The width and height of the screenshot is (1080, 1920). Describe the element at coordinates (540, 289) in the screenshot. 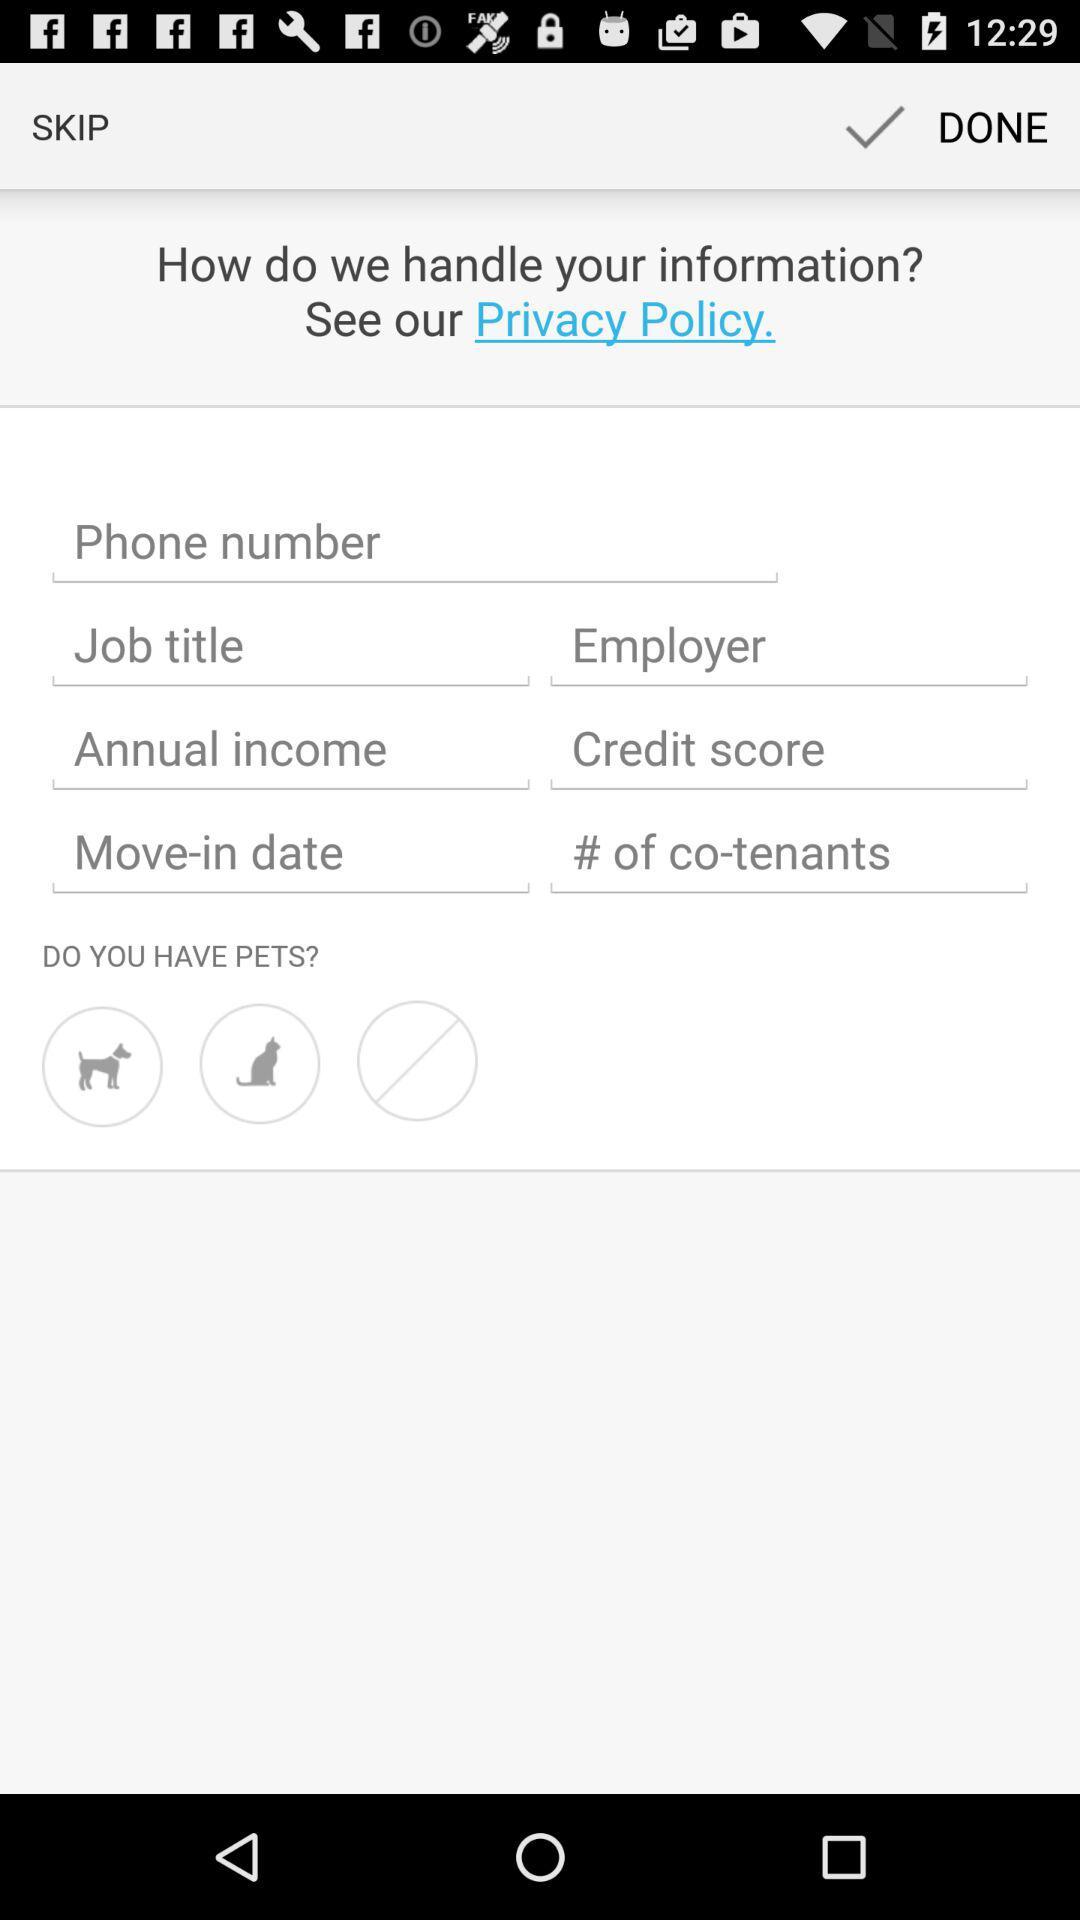

I see `how do we item` at that location.